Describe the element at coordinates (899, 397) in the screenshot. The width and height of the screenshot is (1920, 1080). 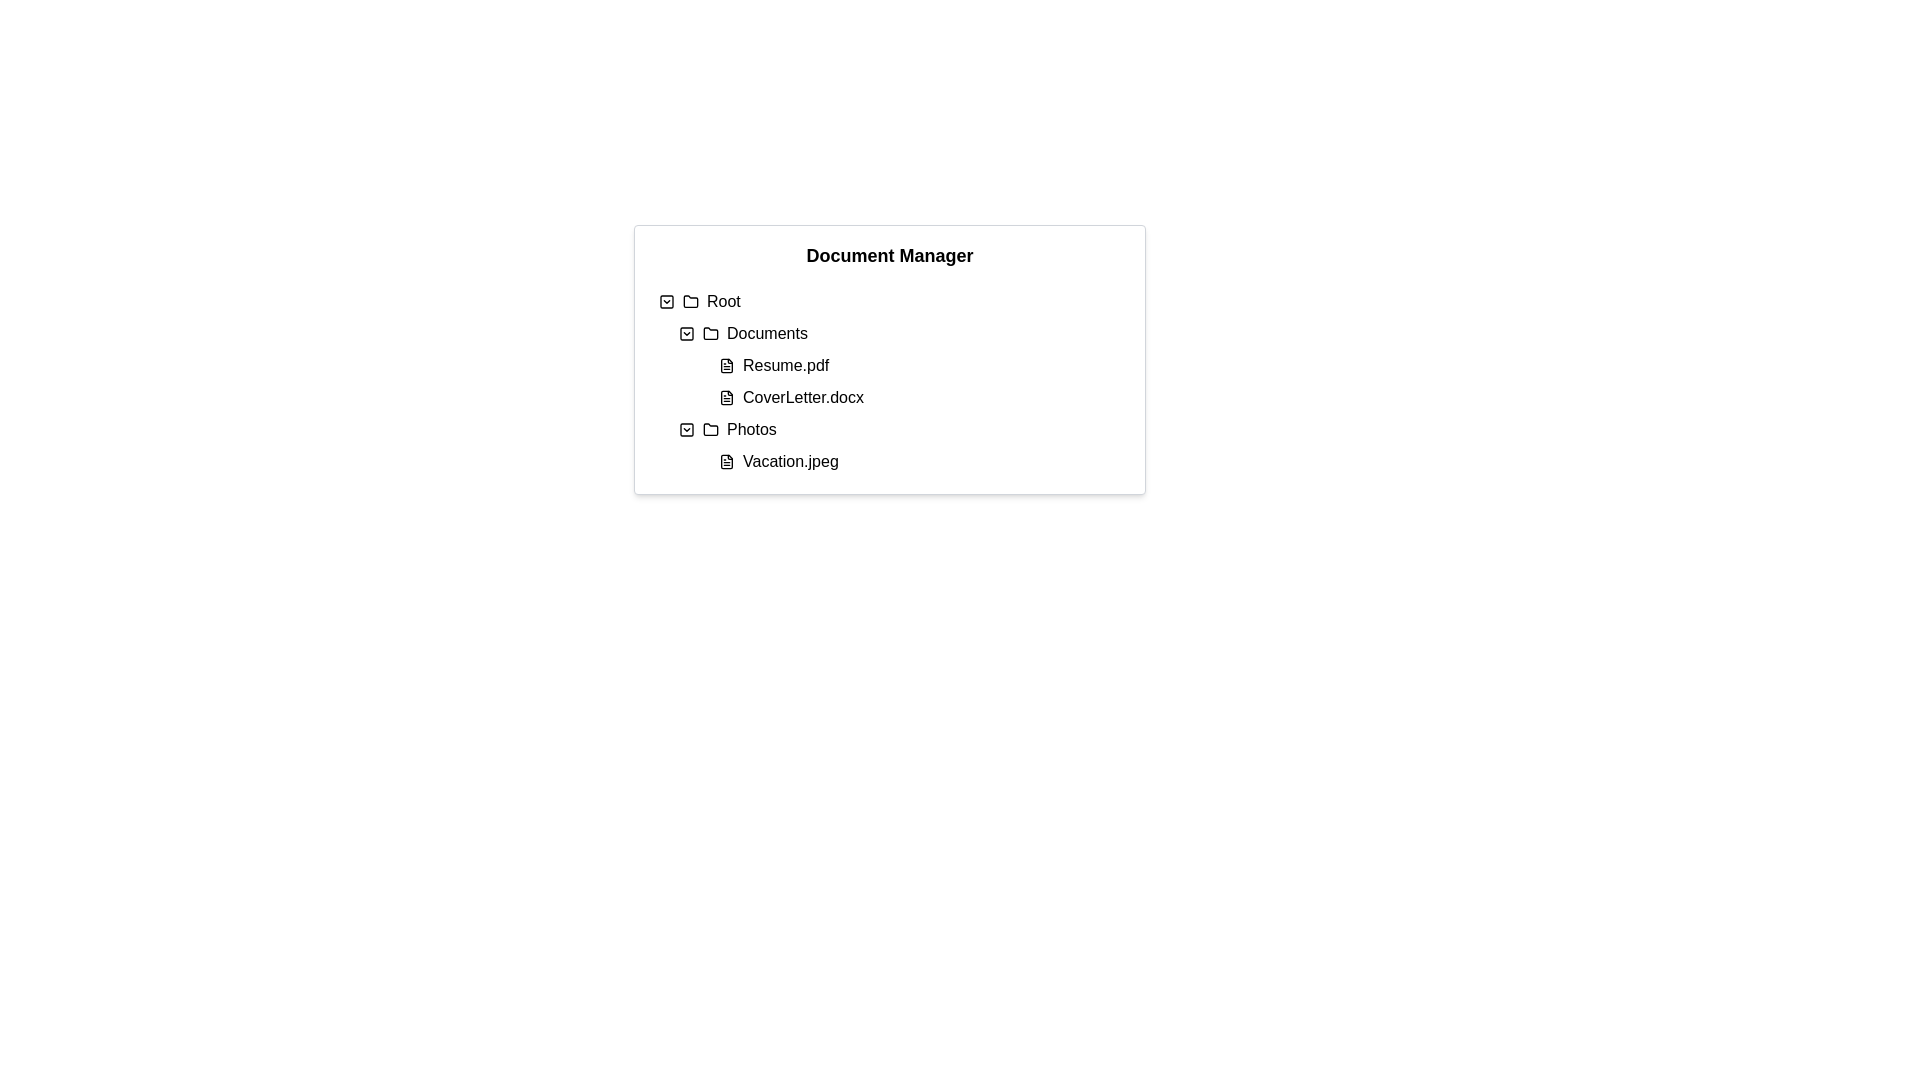
I see `the file entry labeled 'CoverLetter.docx' in the Documents section` at that location.